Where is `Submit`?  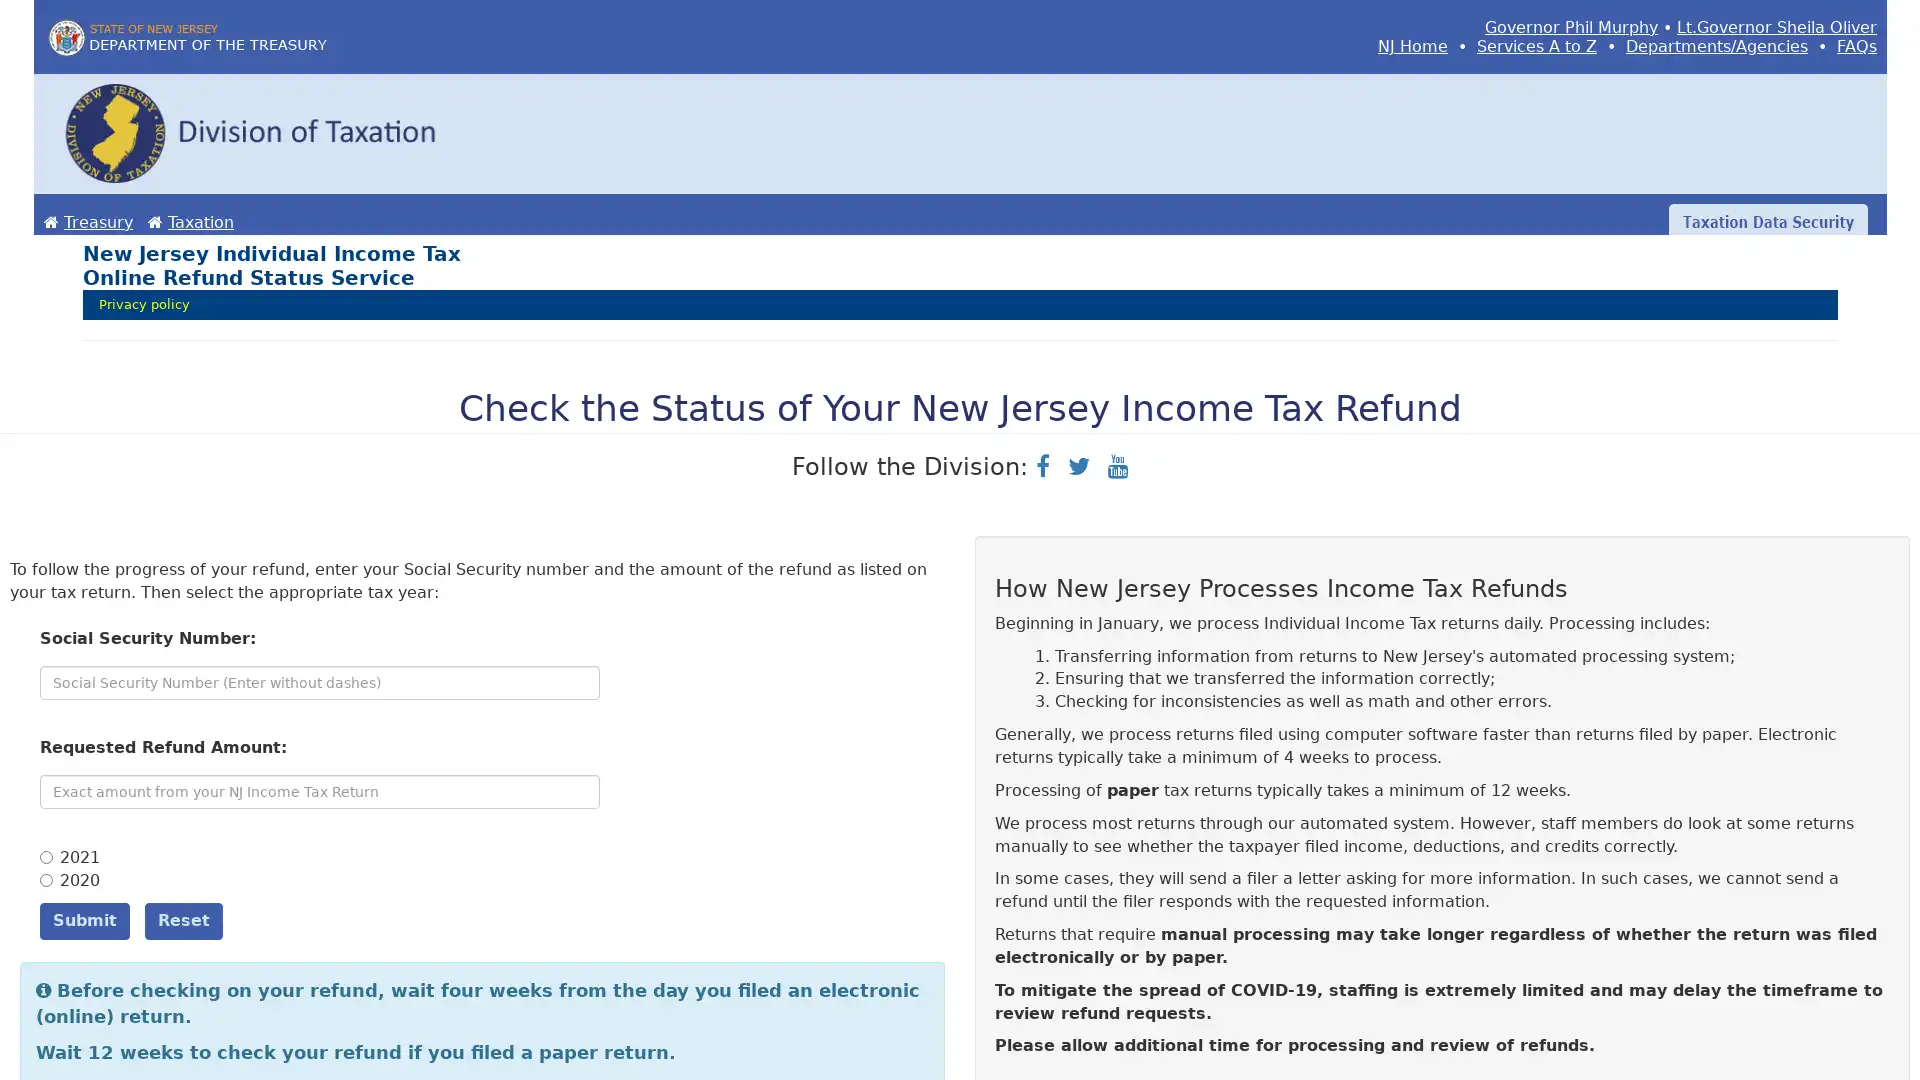
Submit is located at coordinates (84, 920).